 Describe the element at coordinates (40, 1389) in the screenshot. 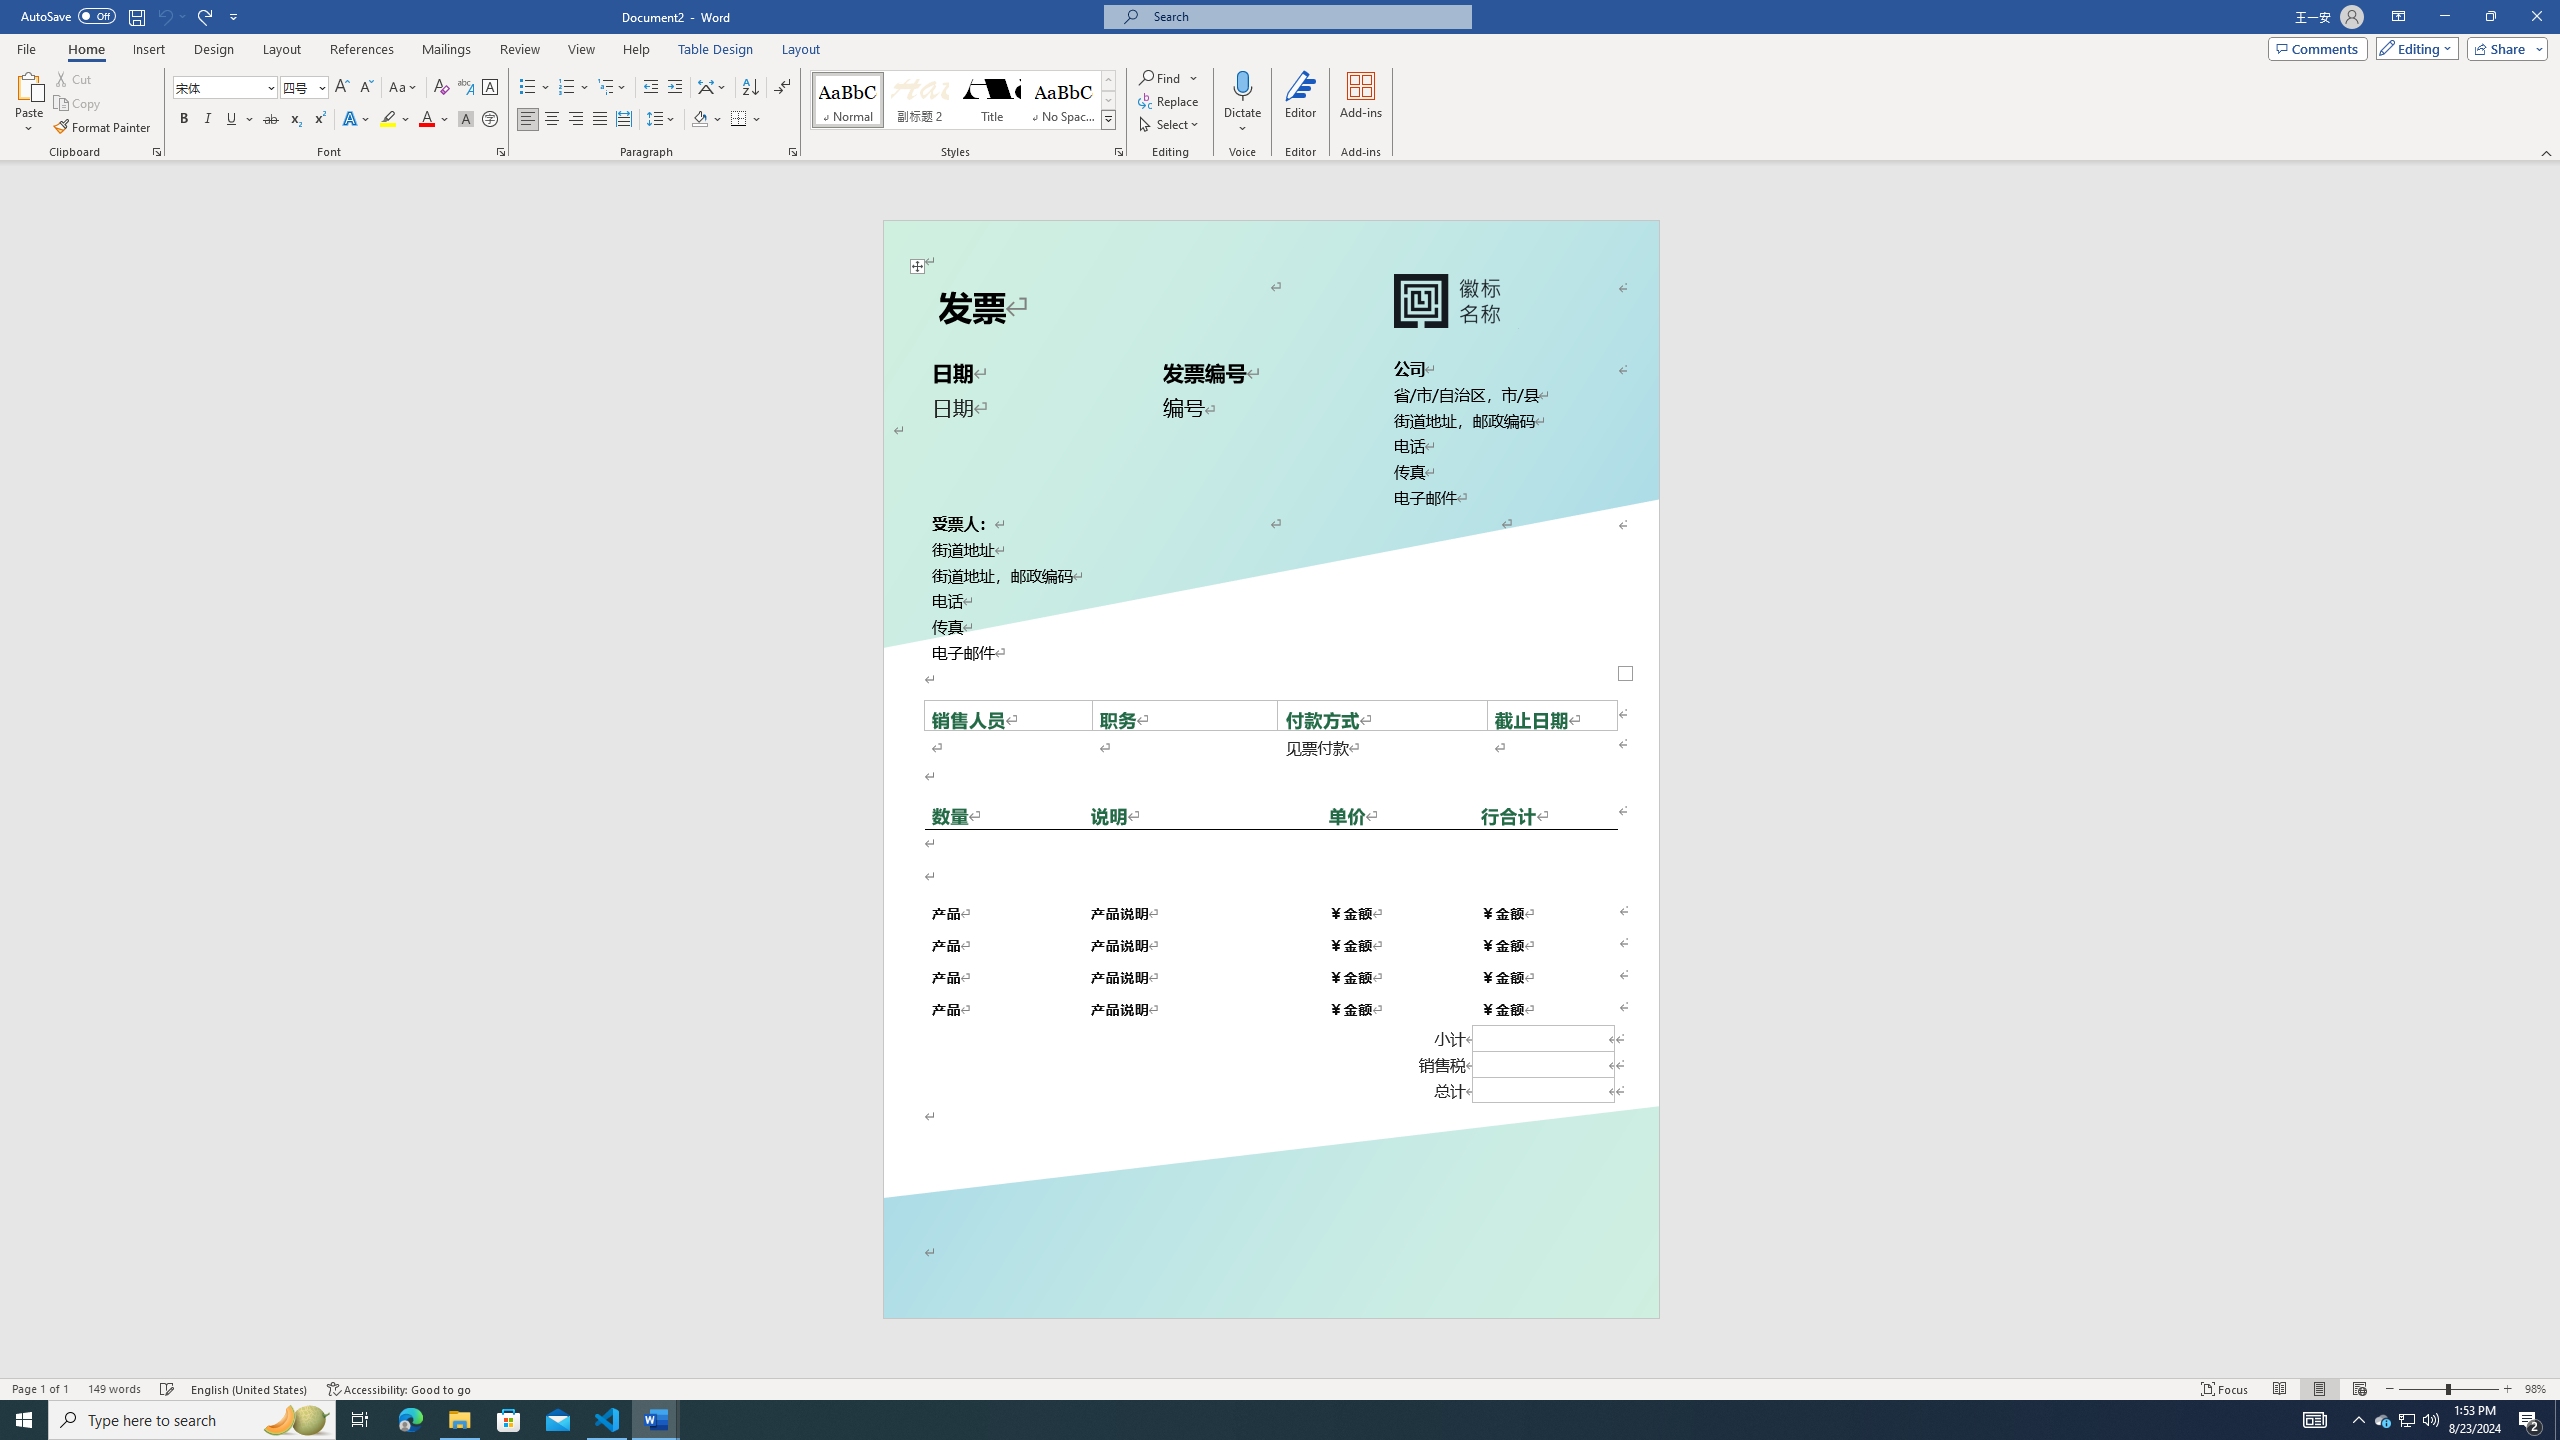

I see `'Page Number Page 1 of 1'` at that location.